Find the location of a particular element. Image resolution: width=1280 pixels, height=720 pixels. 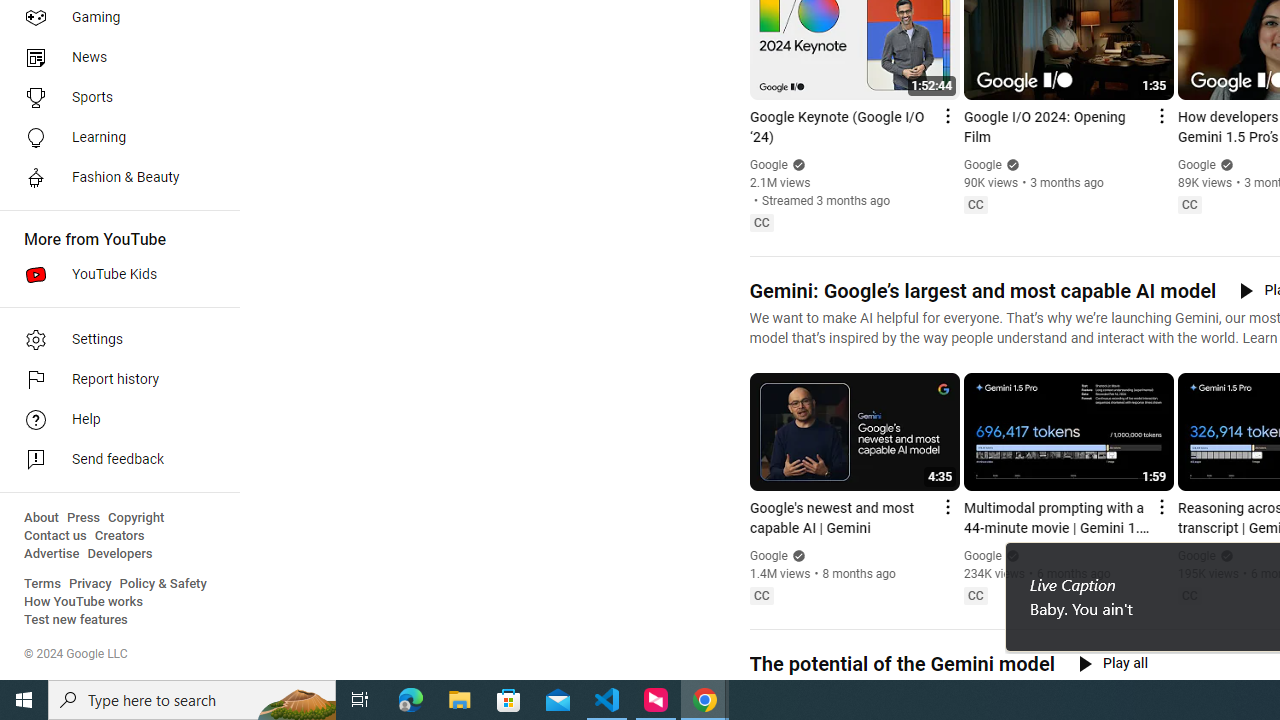

'Test new features' is located at coordinates (76, 619).